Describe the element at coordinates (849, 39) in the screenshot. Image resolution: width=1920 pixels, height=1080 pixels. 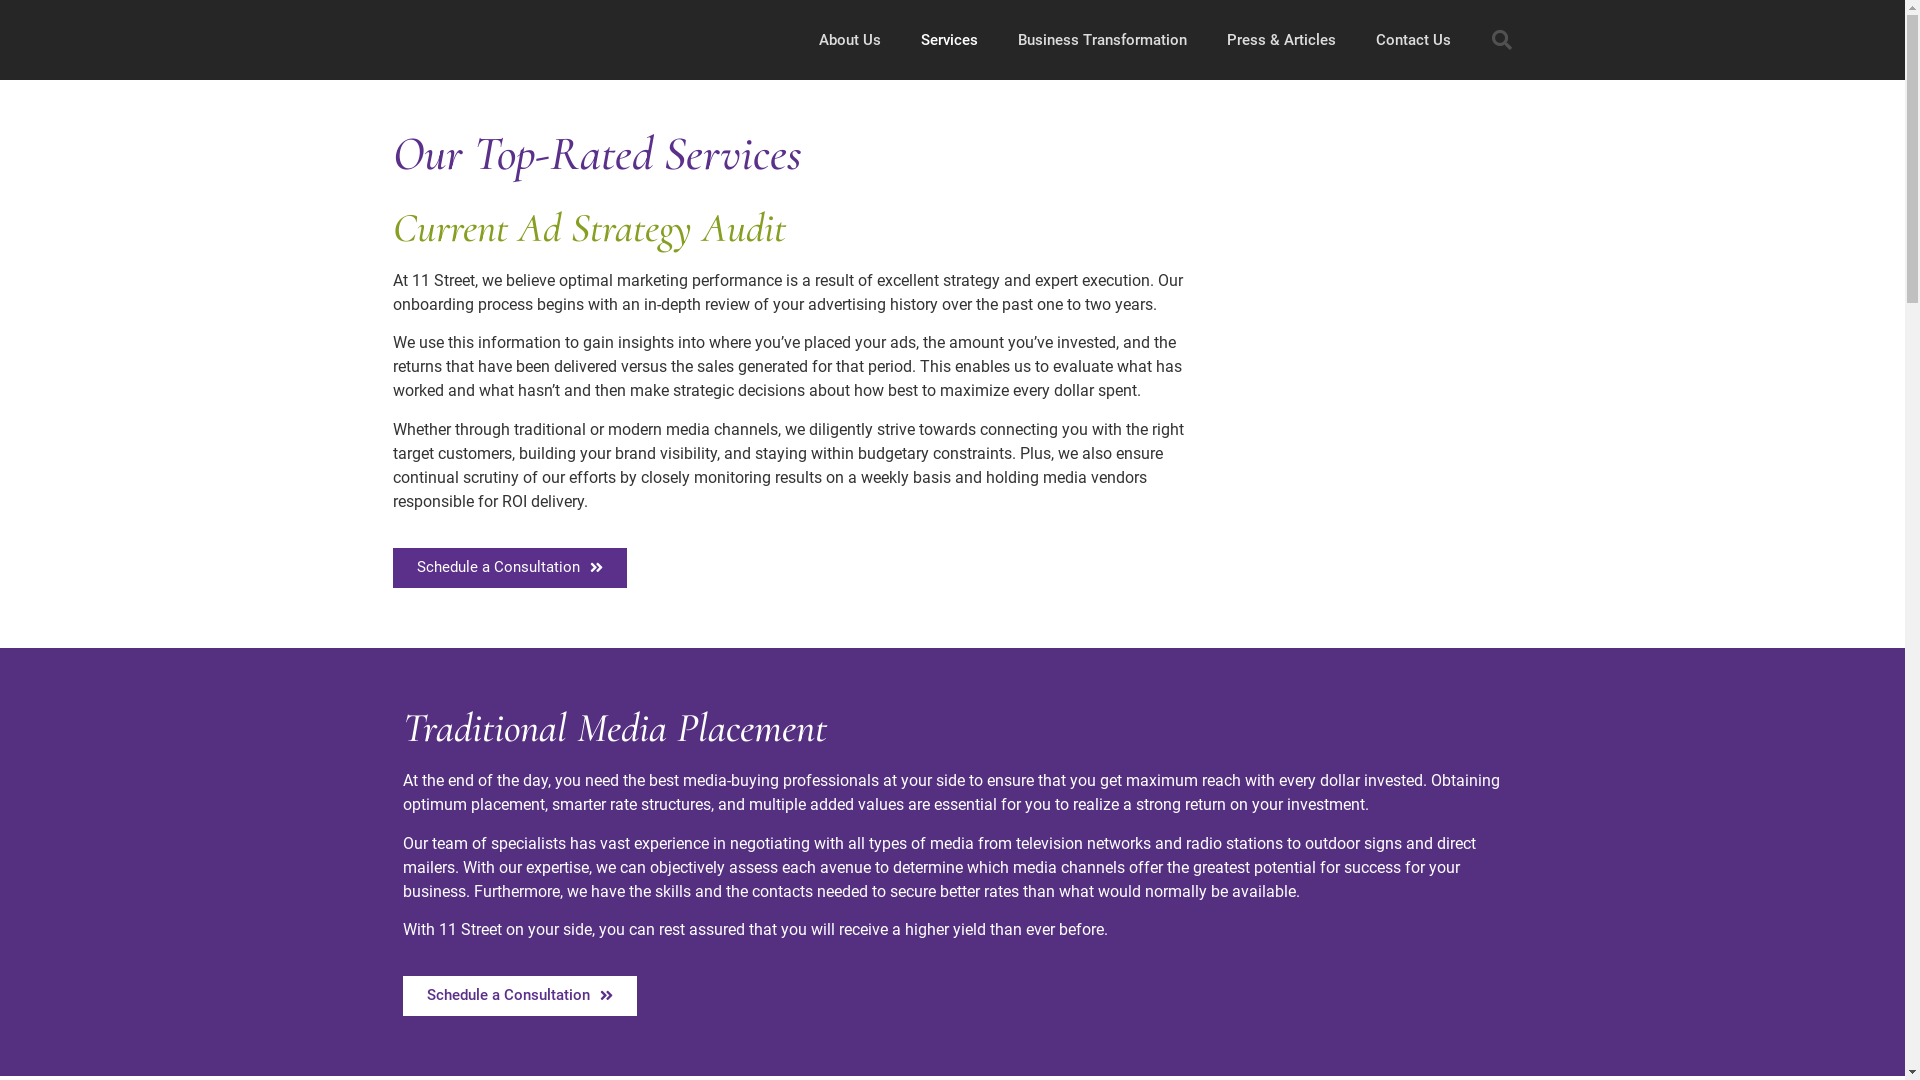
I see `'About Us'` at that location.